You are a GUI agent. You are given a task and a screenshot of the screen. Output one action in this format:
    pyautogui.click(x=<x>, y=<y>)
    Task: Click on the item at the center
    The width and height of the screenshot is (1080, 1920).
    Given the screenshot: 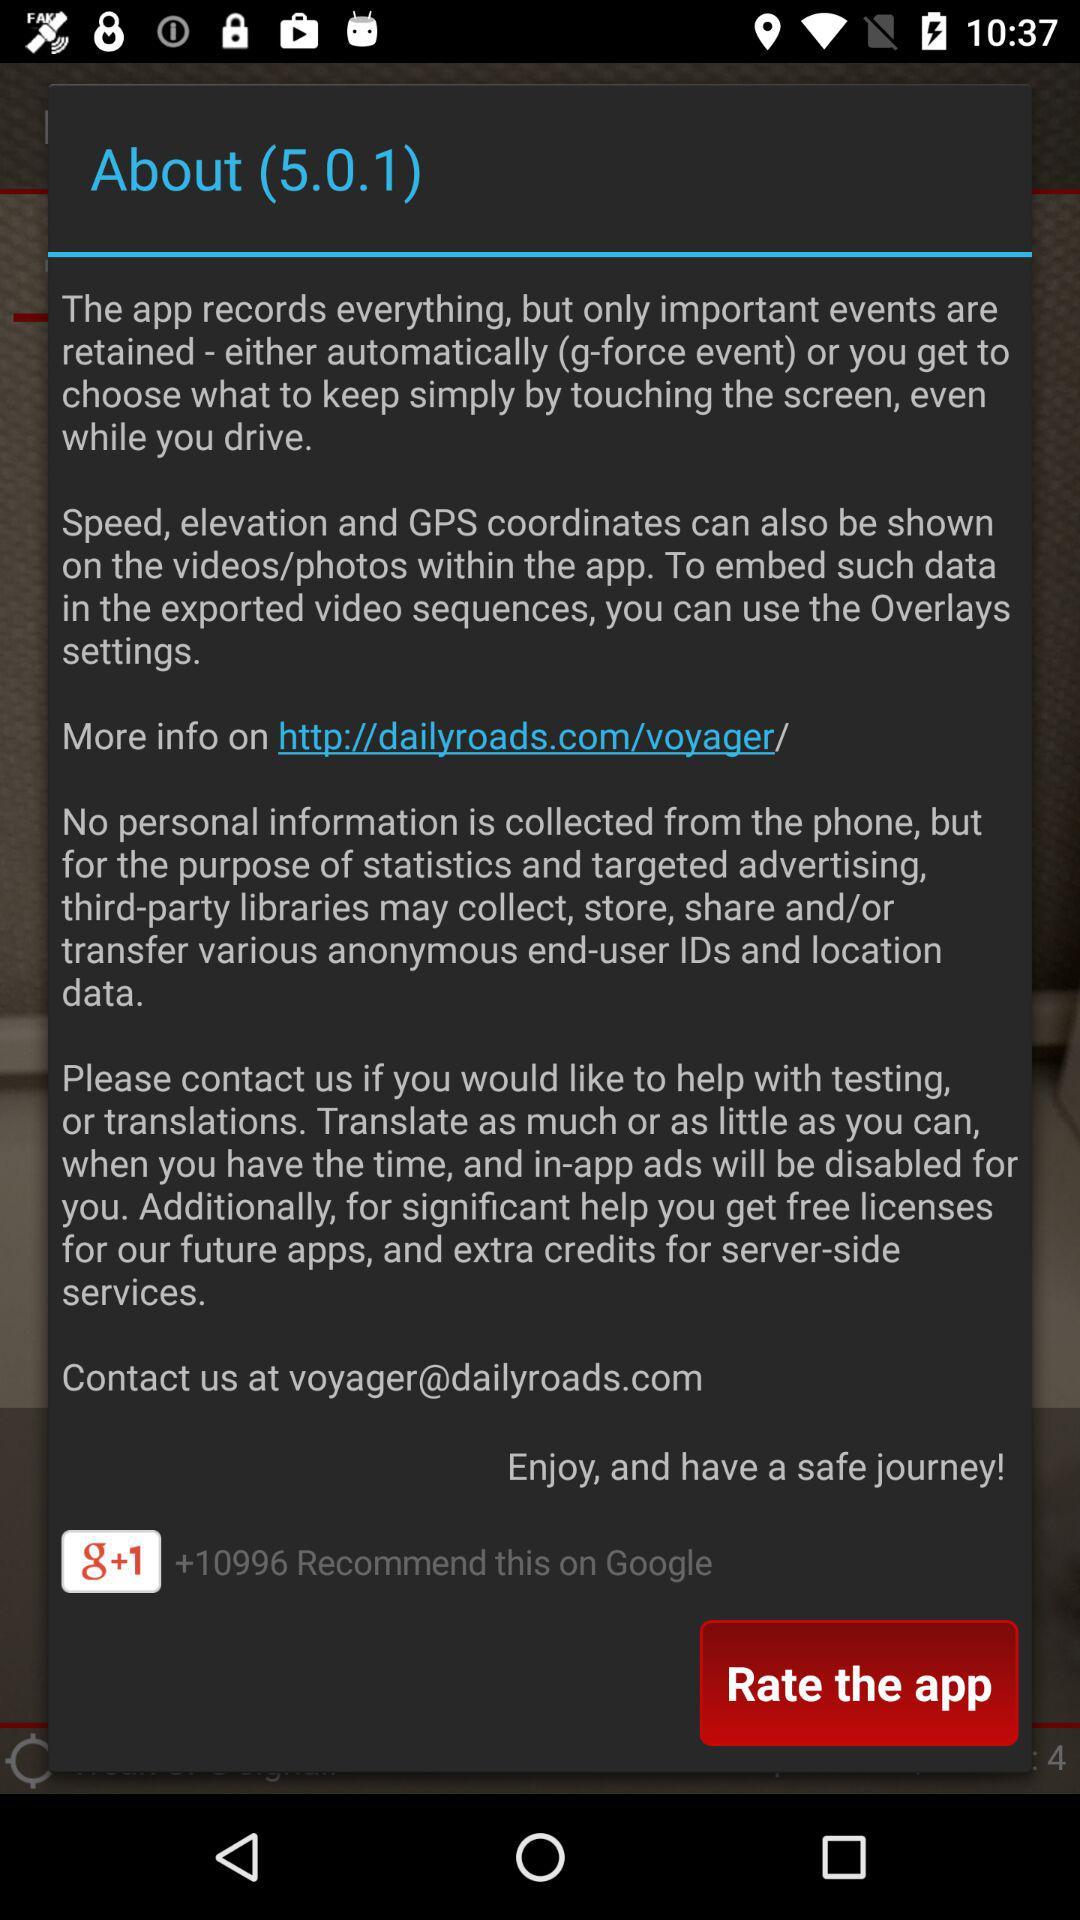 What is the action you would take?
    pyautogui.click(x=540, y=835)
    